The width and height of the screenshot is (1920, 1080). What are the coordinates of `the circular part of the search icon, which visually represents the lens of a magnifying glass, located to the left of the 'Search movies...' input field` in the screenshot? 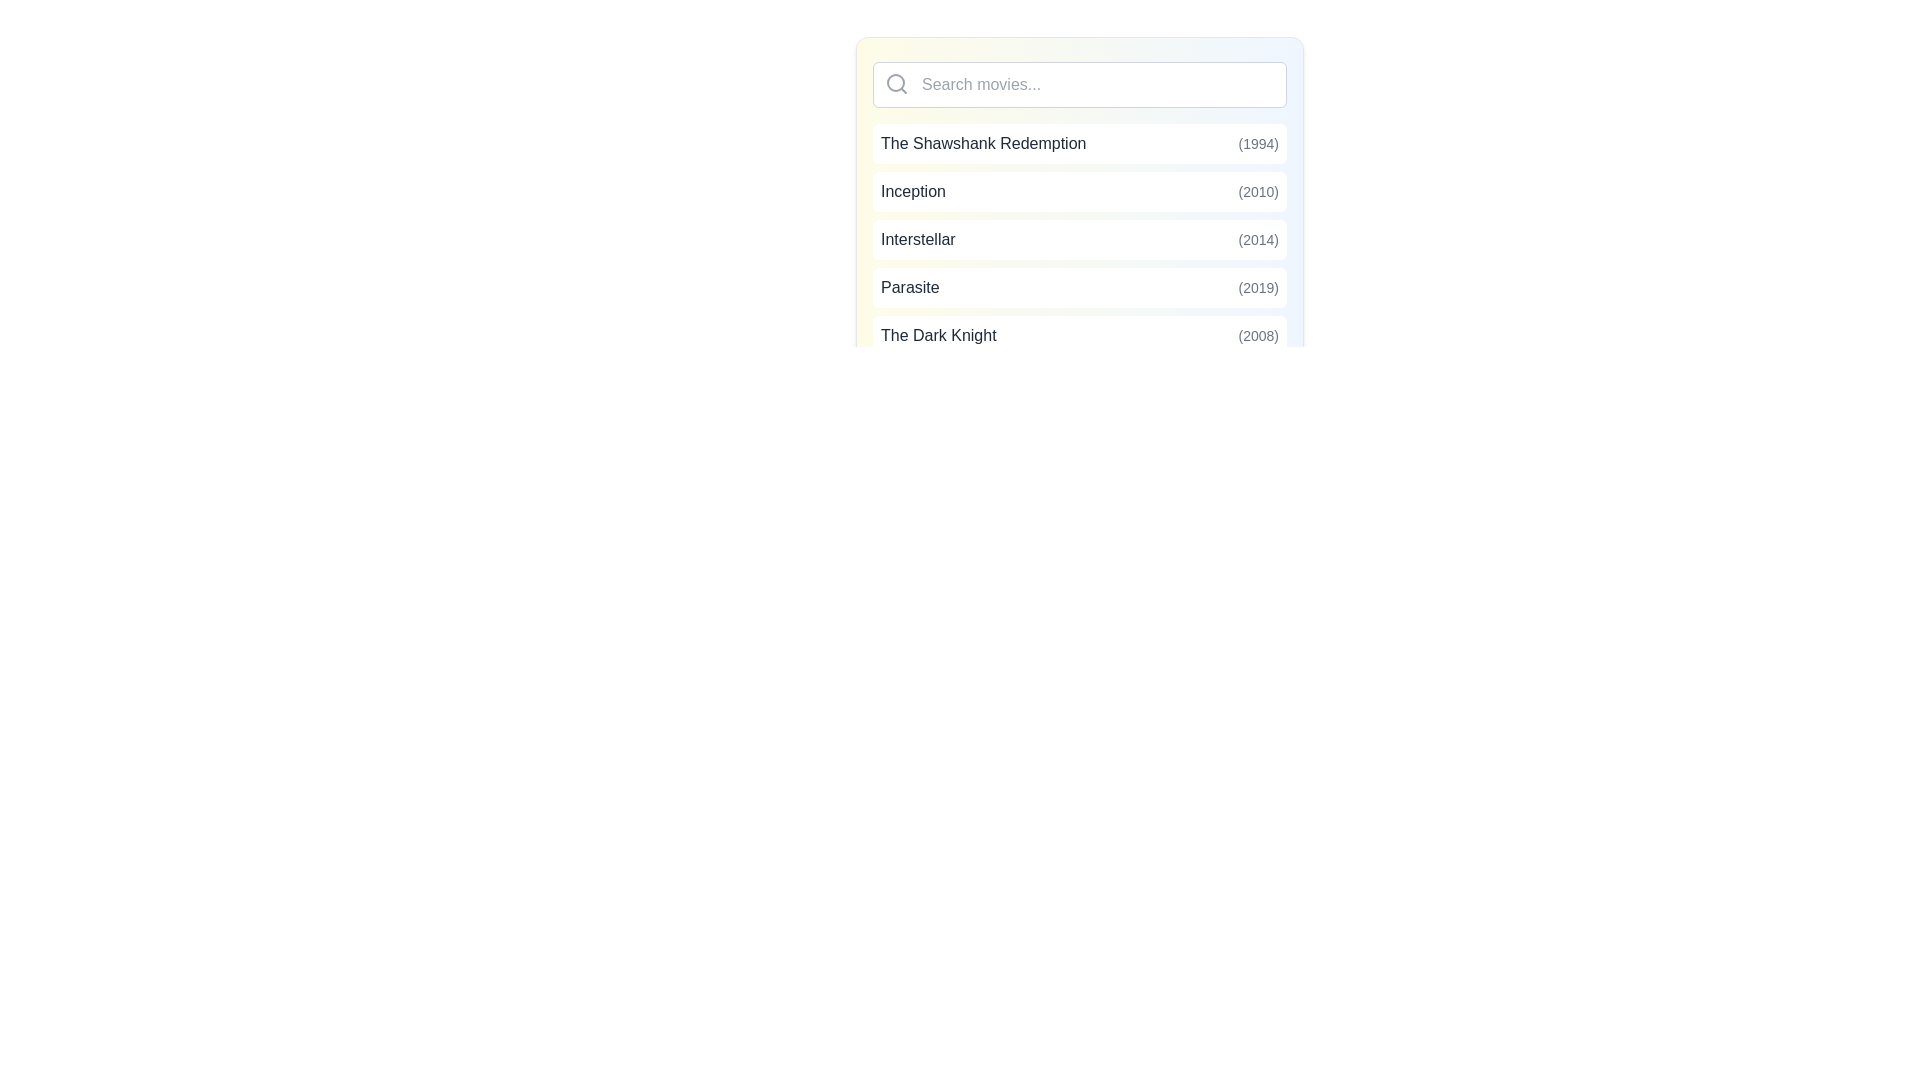 It's located at (895, 82).